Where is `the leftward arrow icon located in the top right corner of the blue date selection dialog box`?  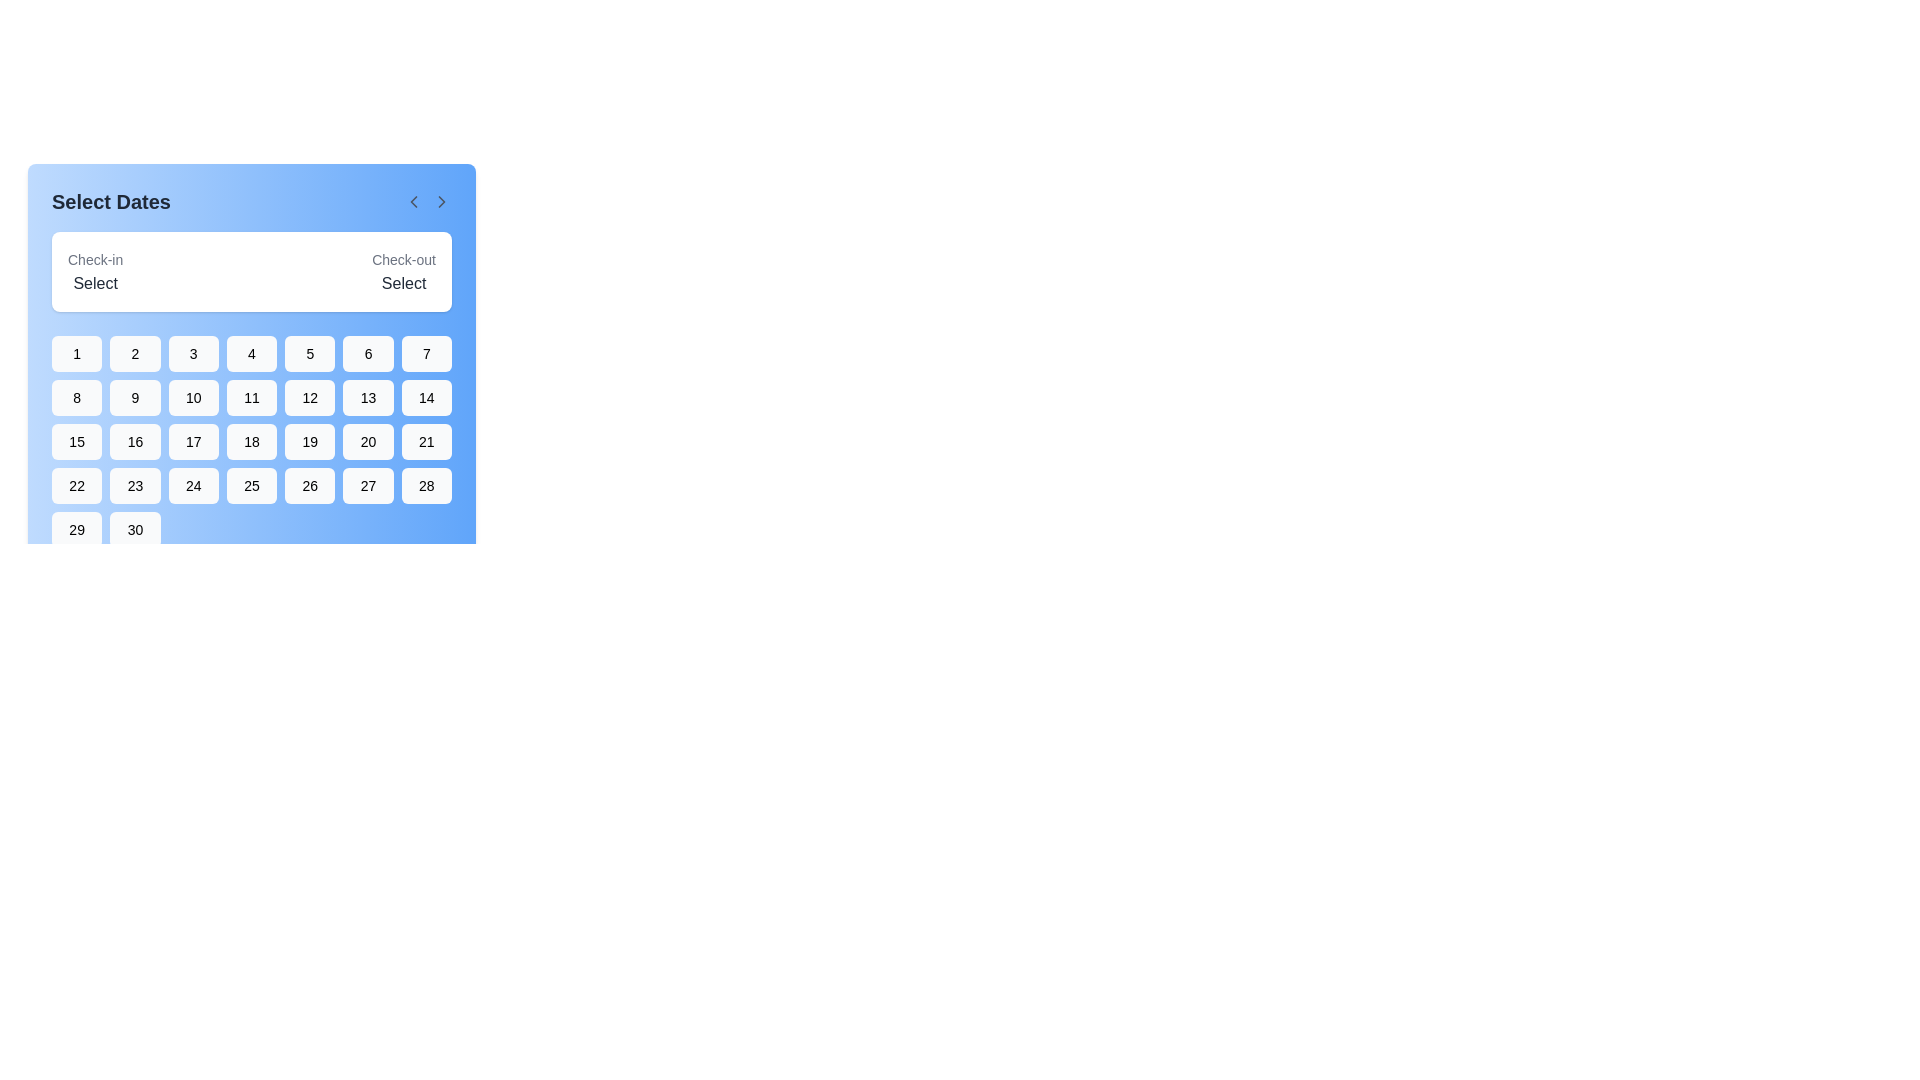
the leftward arrow icon located in the top right corner of the blue date selection dialog box is located at coordinates (412, 201).